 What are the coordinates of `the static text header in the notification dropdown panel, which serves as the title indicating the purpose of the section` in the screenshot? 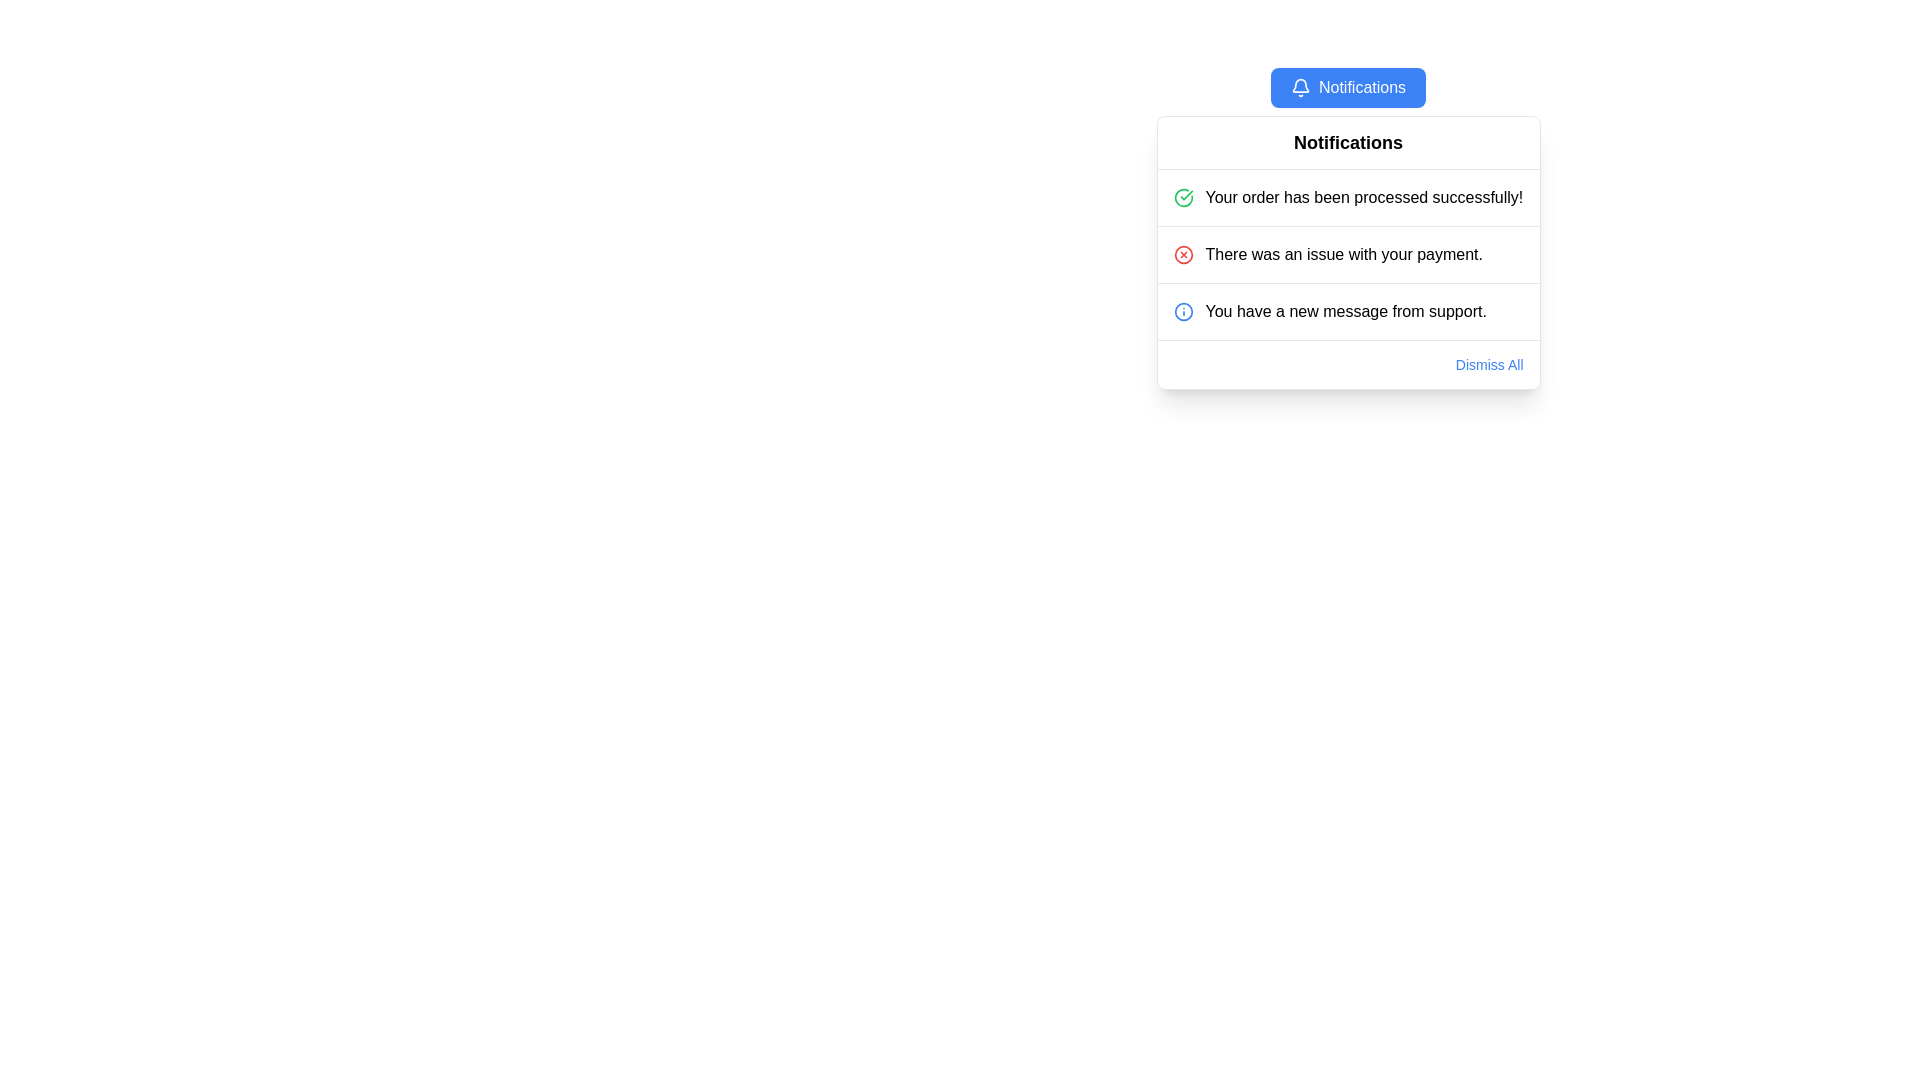 It's located at (1348, 141).